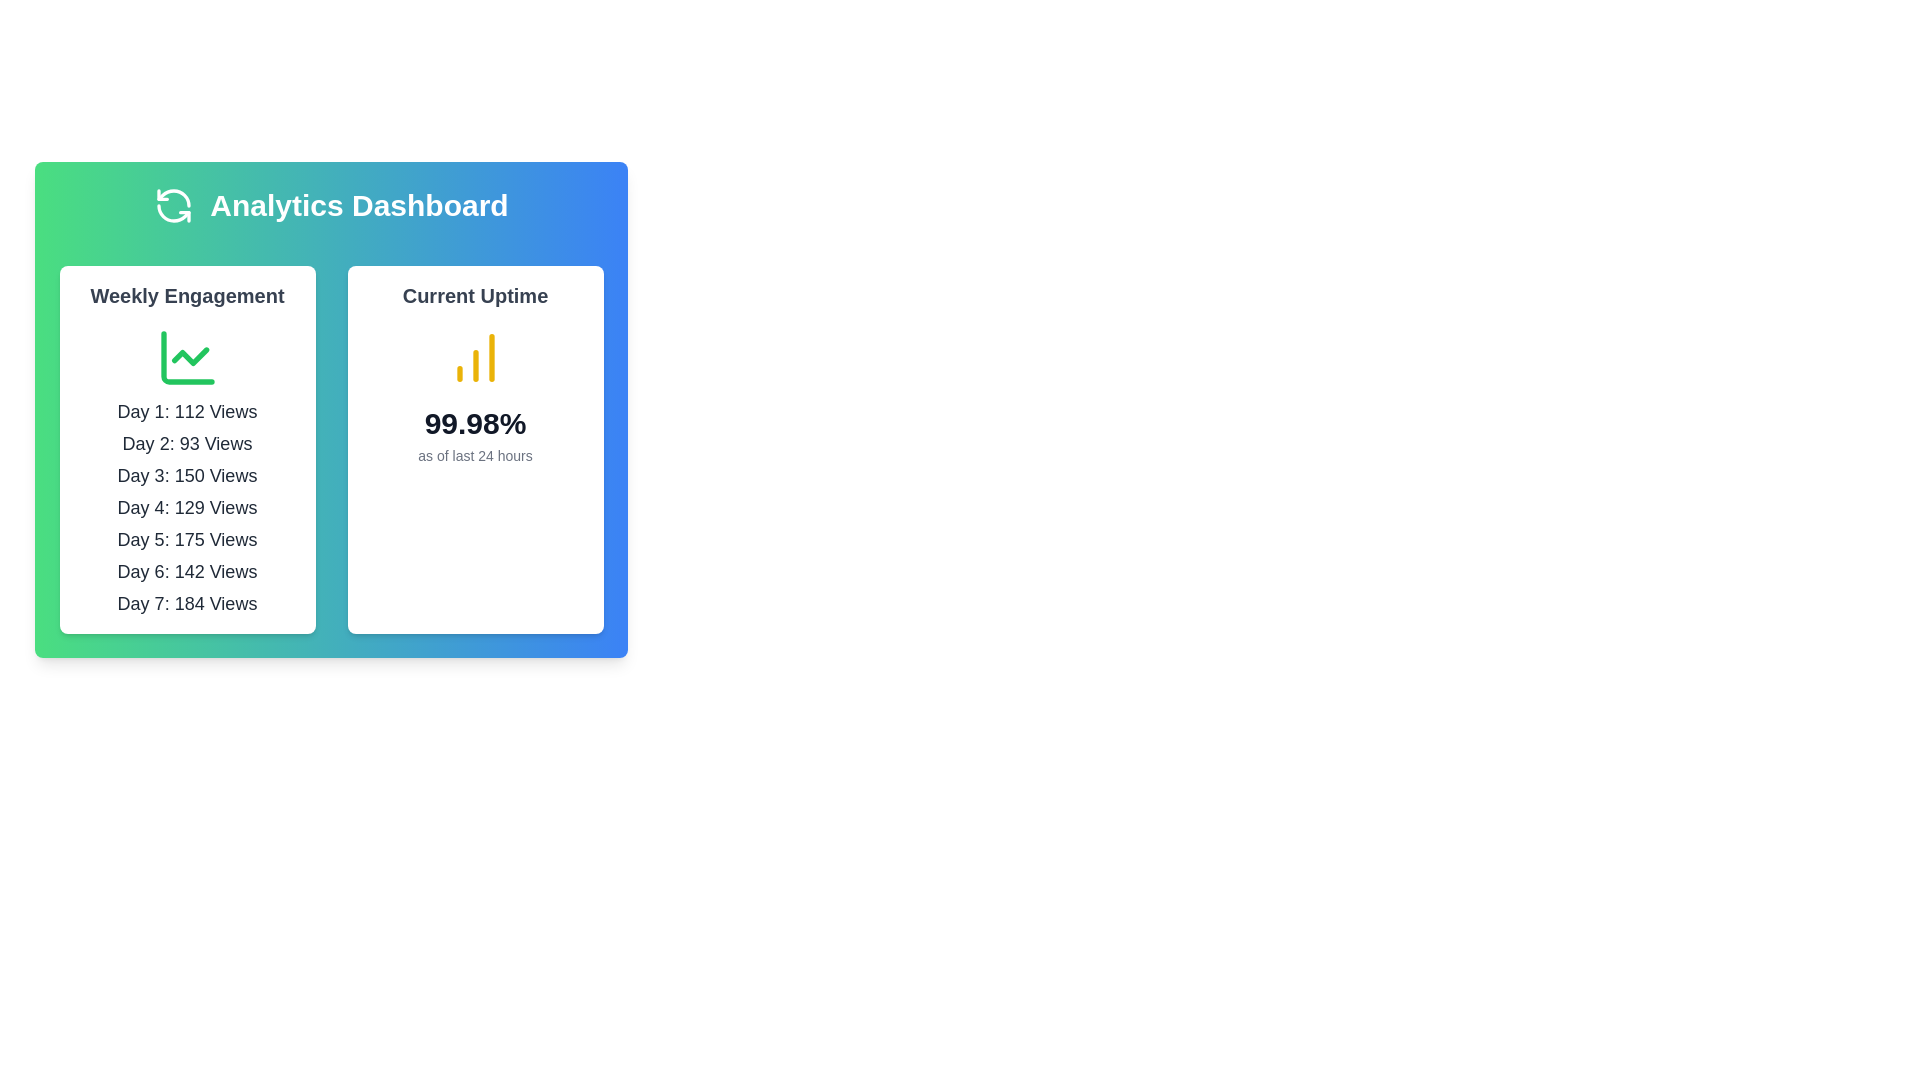  Describe the element at coordinates (187, 442) in the screenshot. I see `the text label displaying the number of views for 'Day 2', which is the second item in the 'Weekly Engagement' section, located below 'Day 1: 112 Views' and above 'Day 3: 150 Views'` at that location.